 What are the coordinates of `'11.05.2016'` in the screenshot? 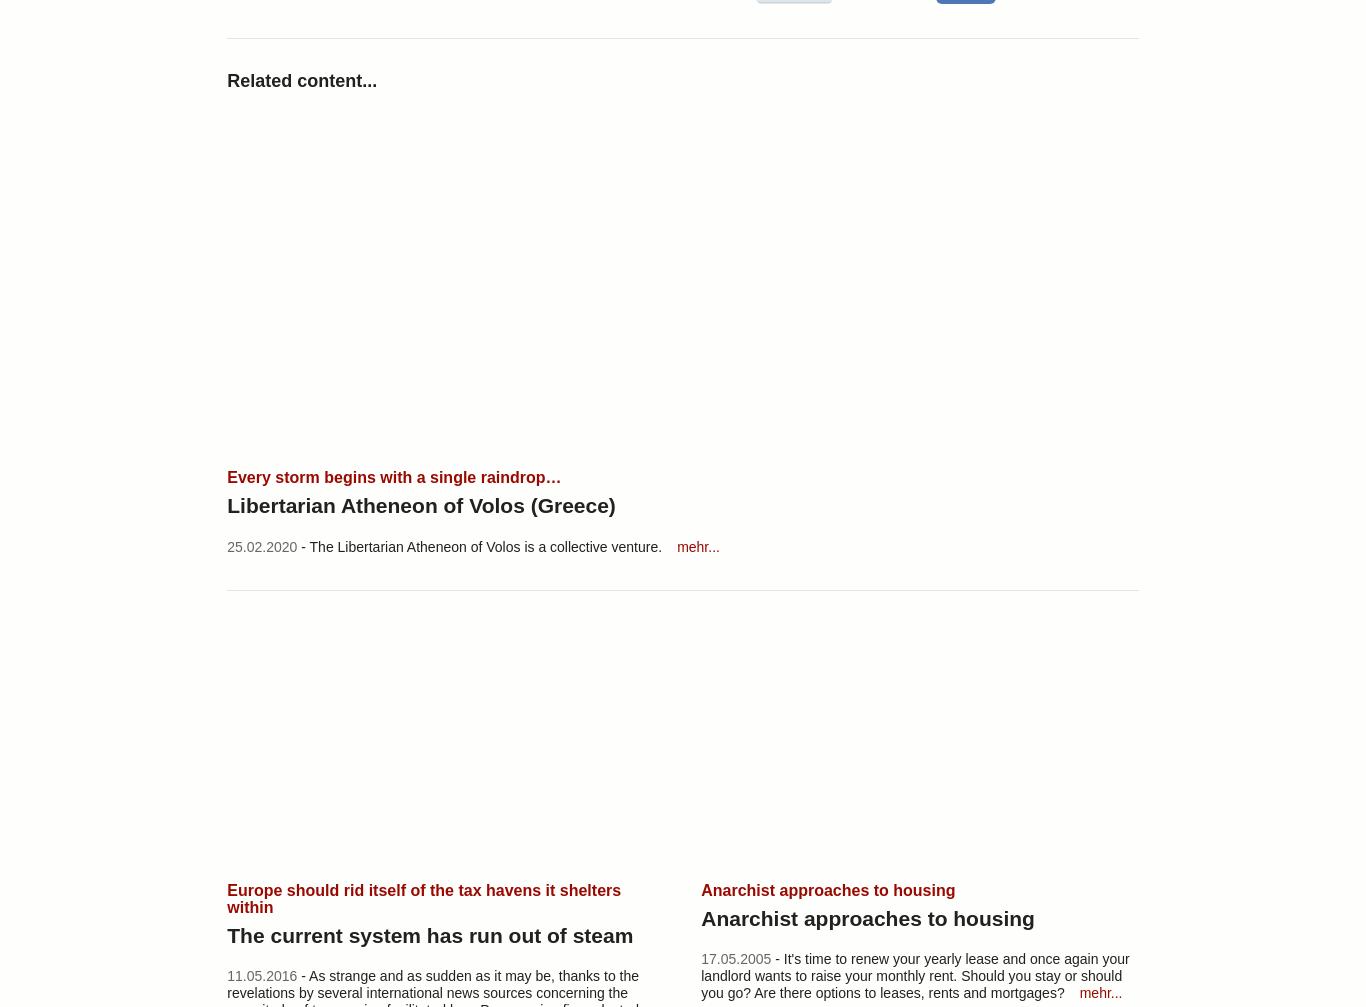 It's located at (261, 974).